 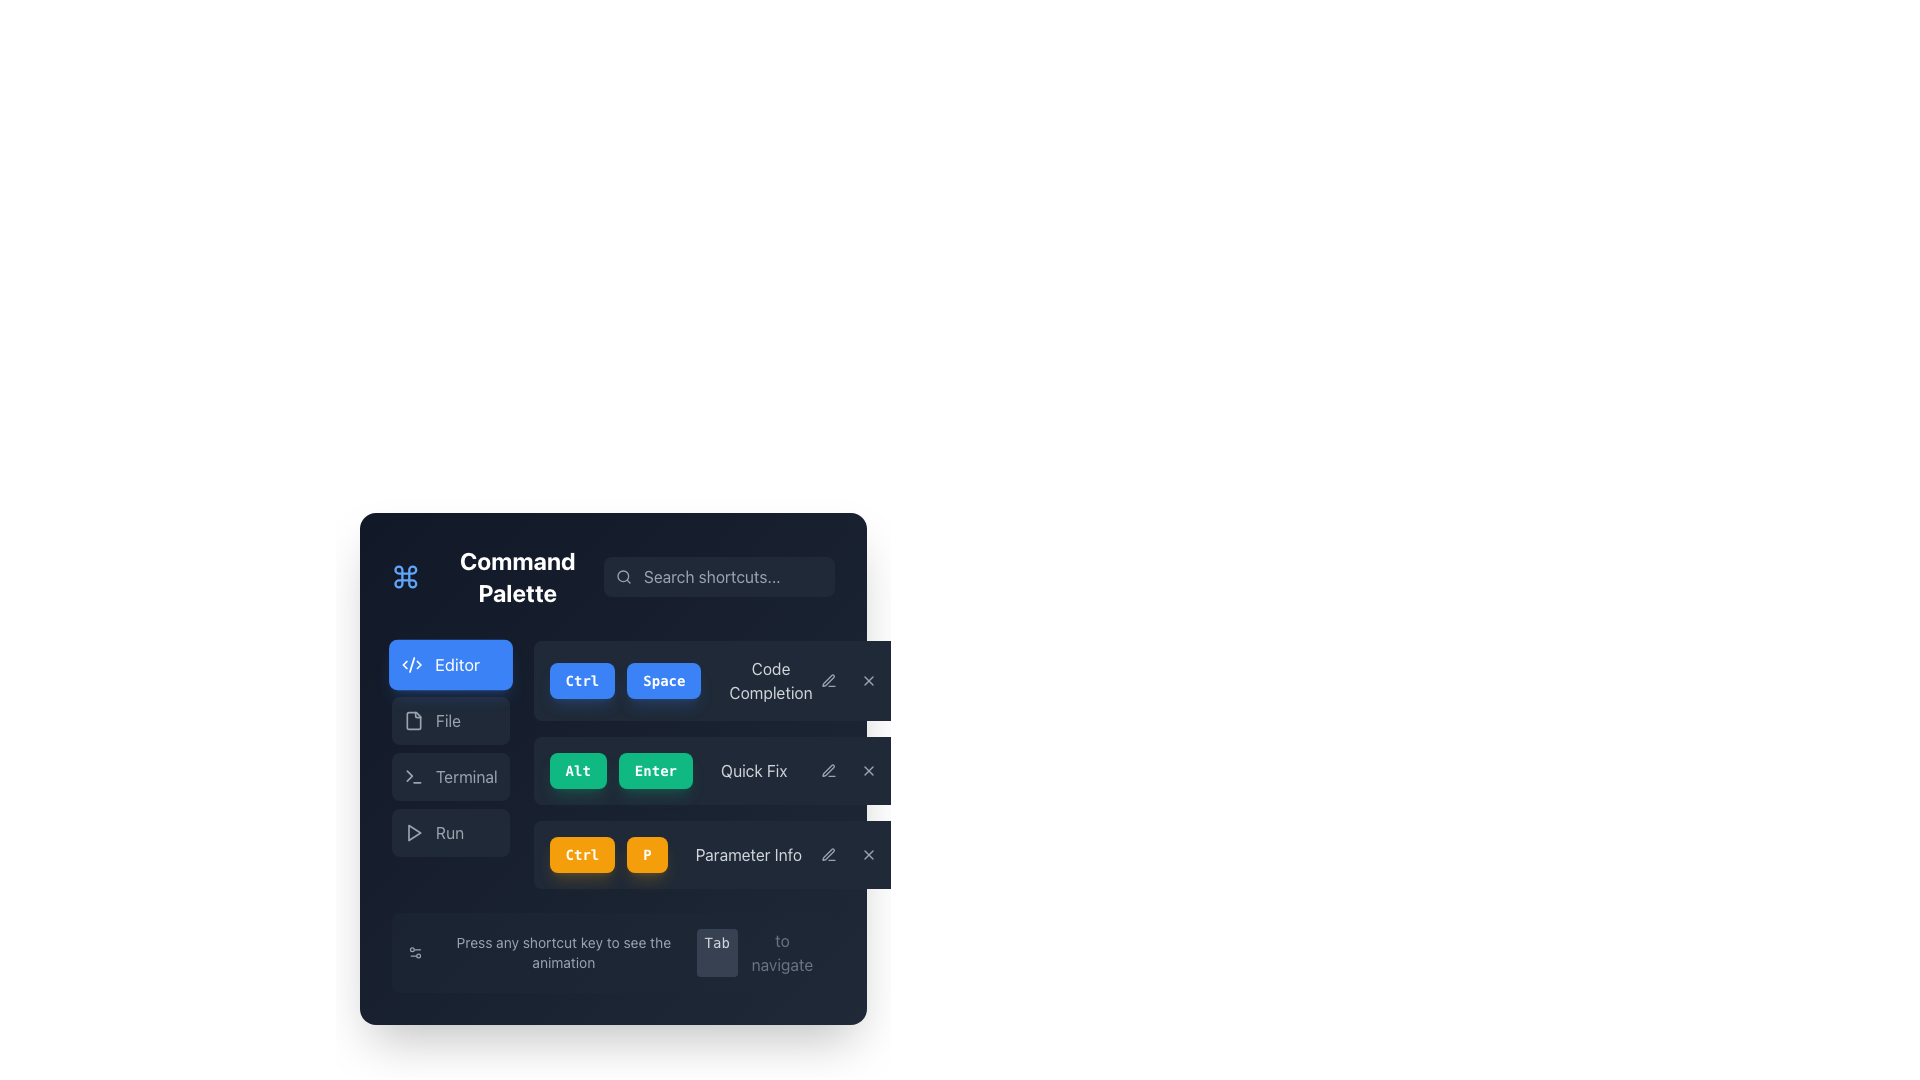 I want to click on the search icon that visually indicates the adjacent input field for entering search queries, located on the left side of the search input field, so click(x=623, y=577).